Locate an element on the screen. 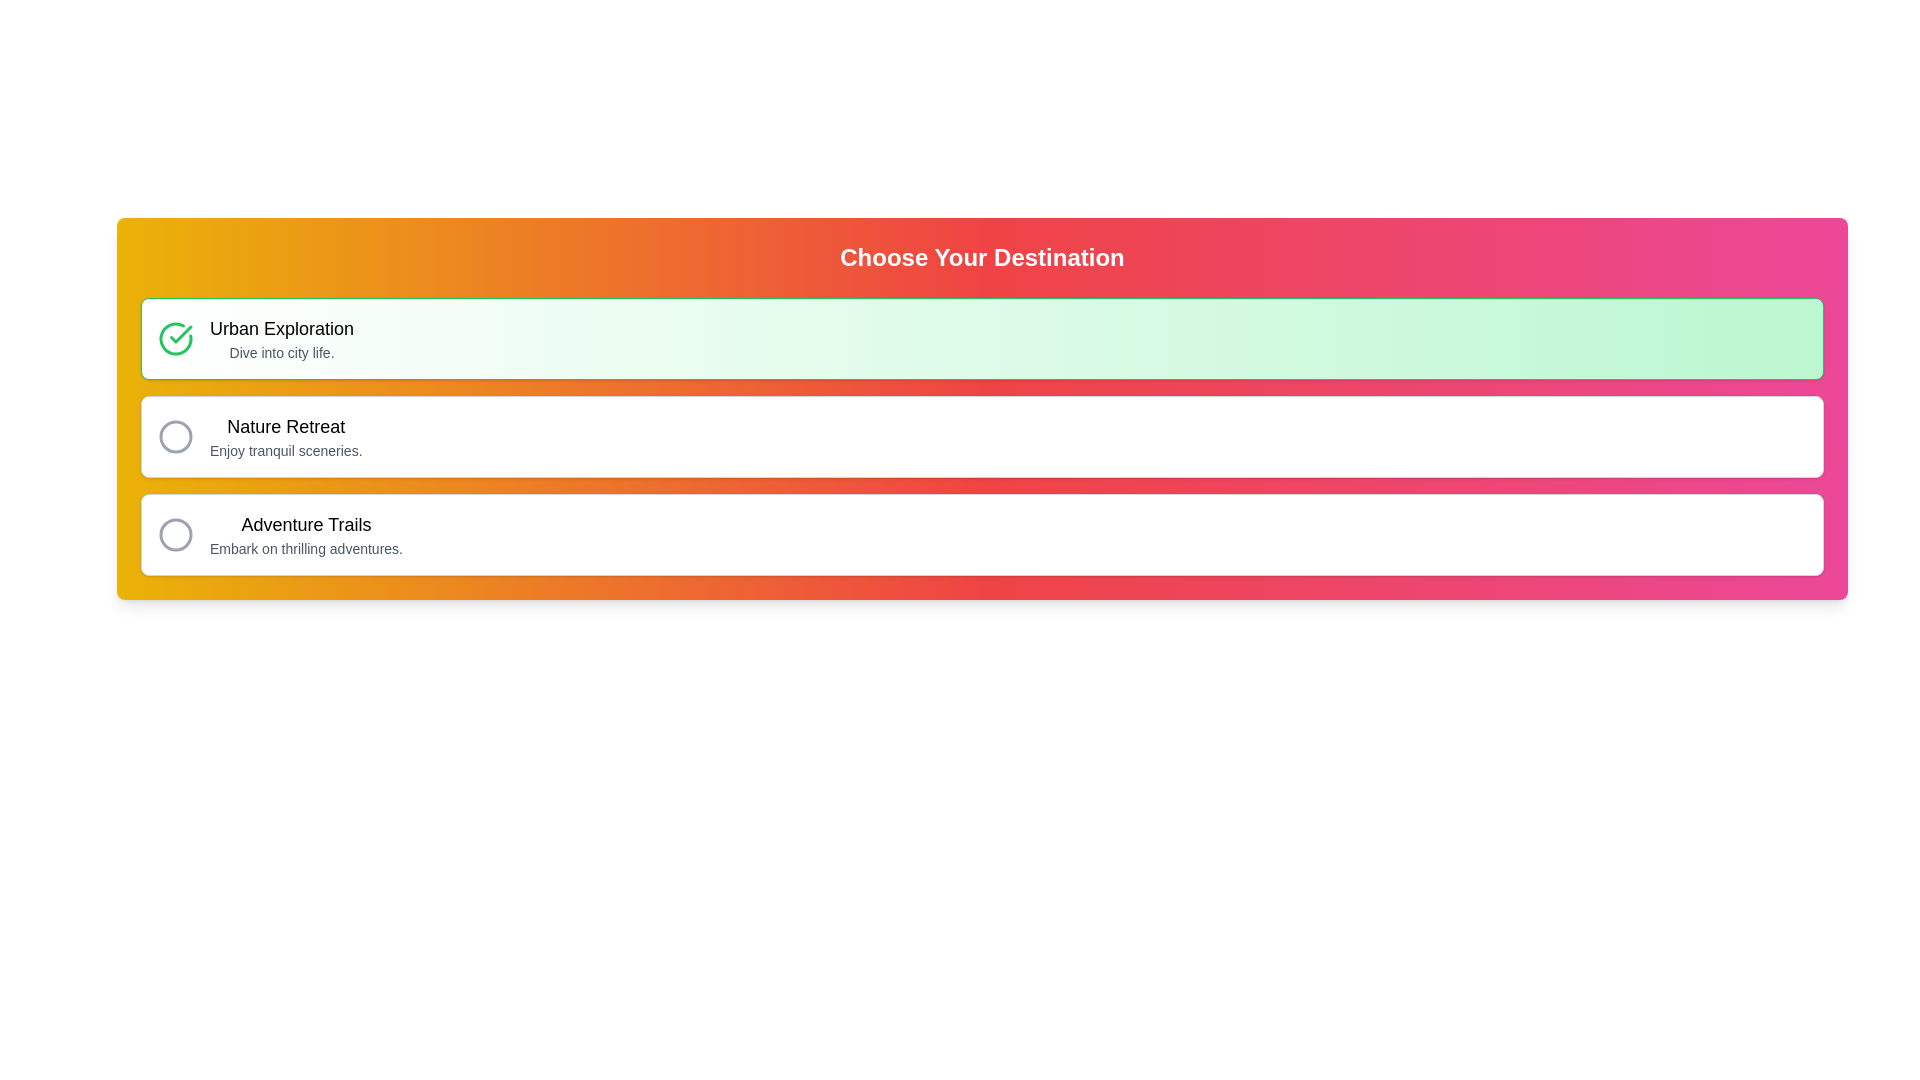 Image resolution: width=1920 pixels, height=1080 pixels. the Indicator Icon that visually indicates the selection of the 'Urban Exploration' option, which is located at the top-left corner of the first list item styled with a light green background is located at coordinates (176, 338).